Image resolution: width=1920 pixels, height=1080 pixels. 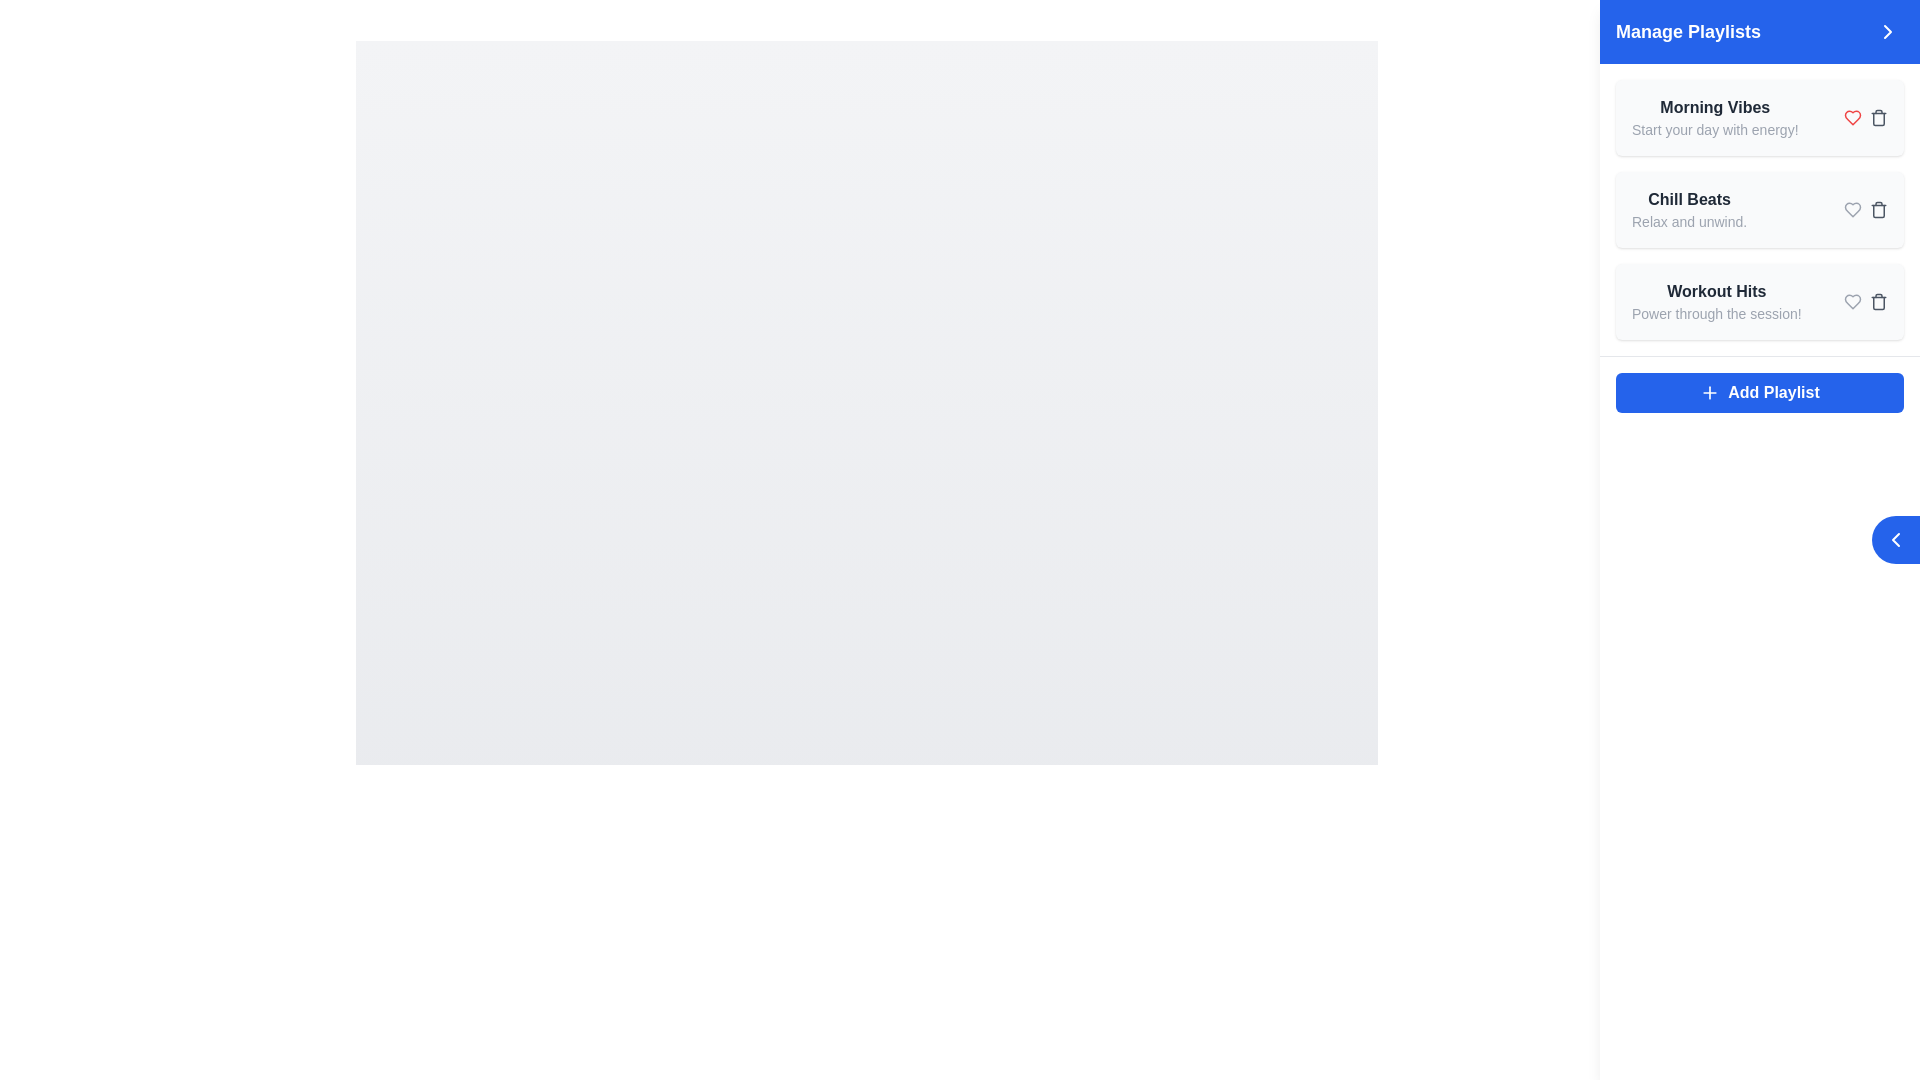 What do you see at coordinates (1877, 209) in the screenshot?
I see `the Interactive icon button located at the far right of the playlist controls` at bounding box center [1877, 209].